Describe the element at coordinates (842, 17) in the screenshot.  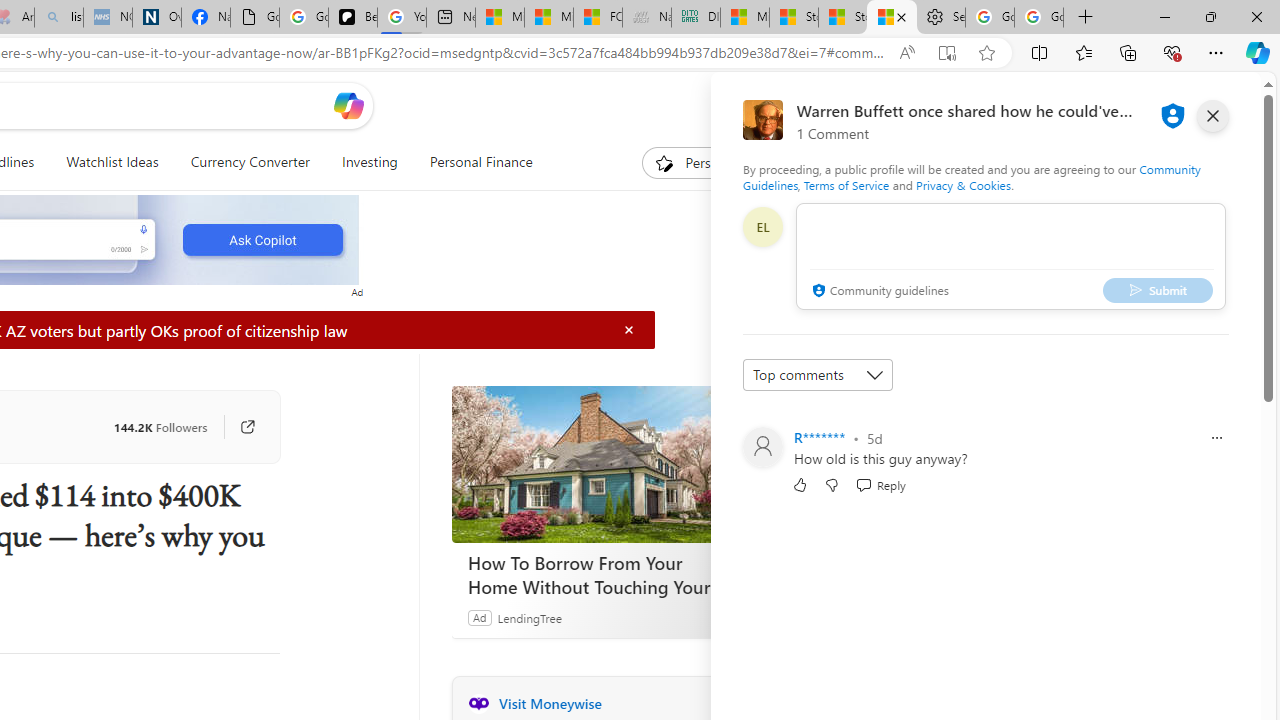
I see `'Stocks - MSN'` at that location.